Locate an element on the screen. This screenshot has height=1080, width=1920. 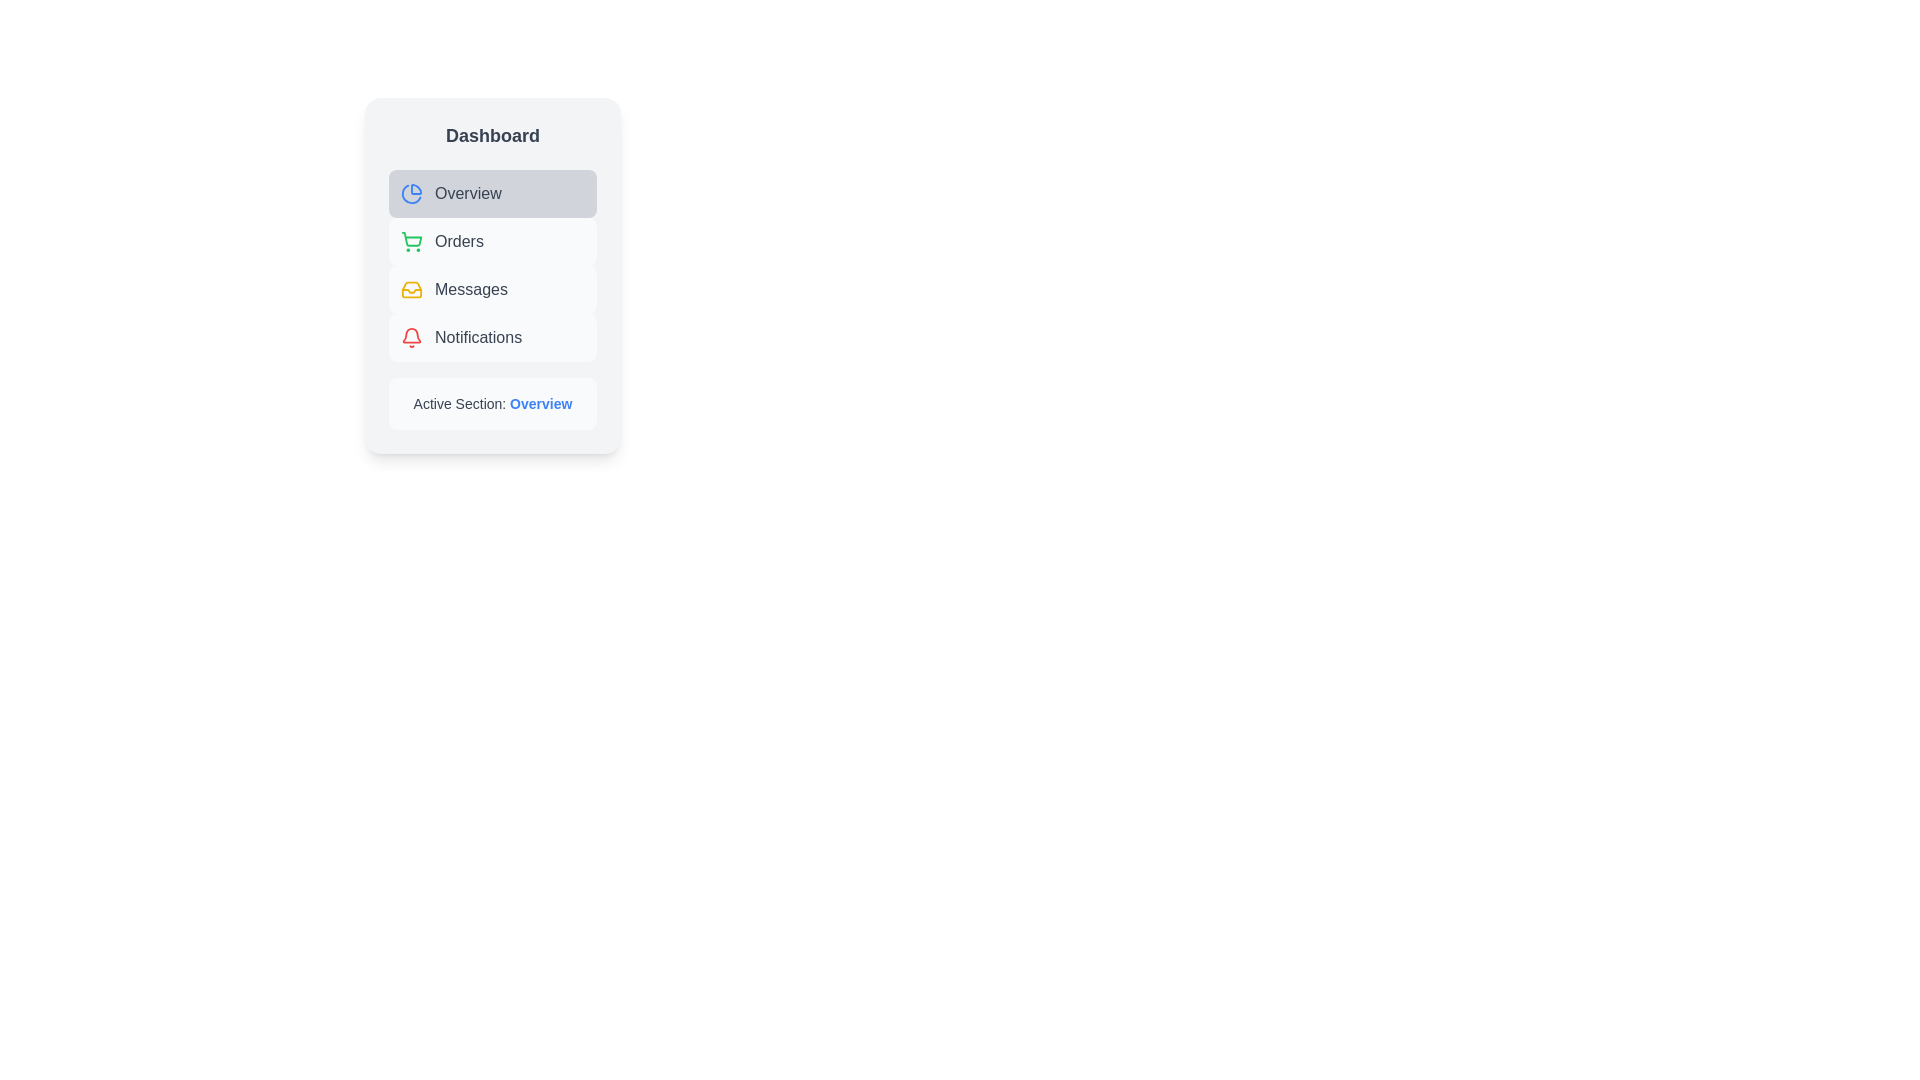
the menu item labeled Overview is located at coordinates (493, 193).